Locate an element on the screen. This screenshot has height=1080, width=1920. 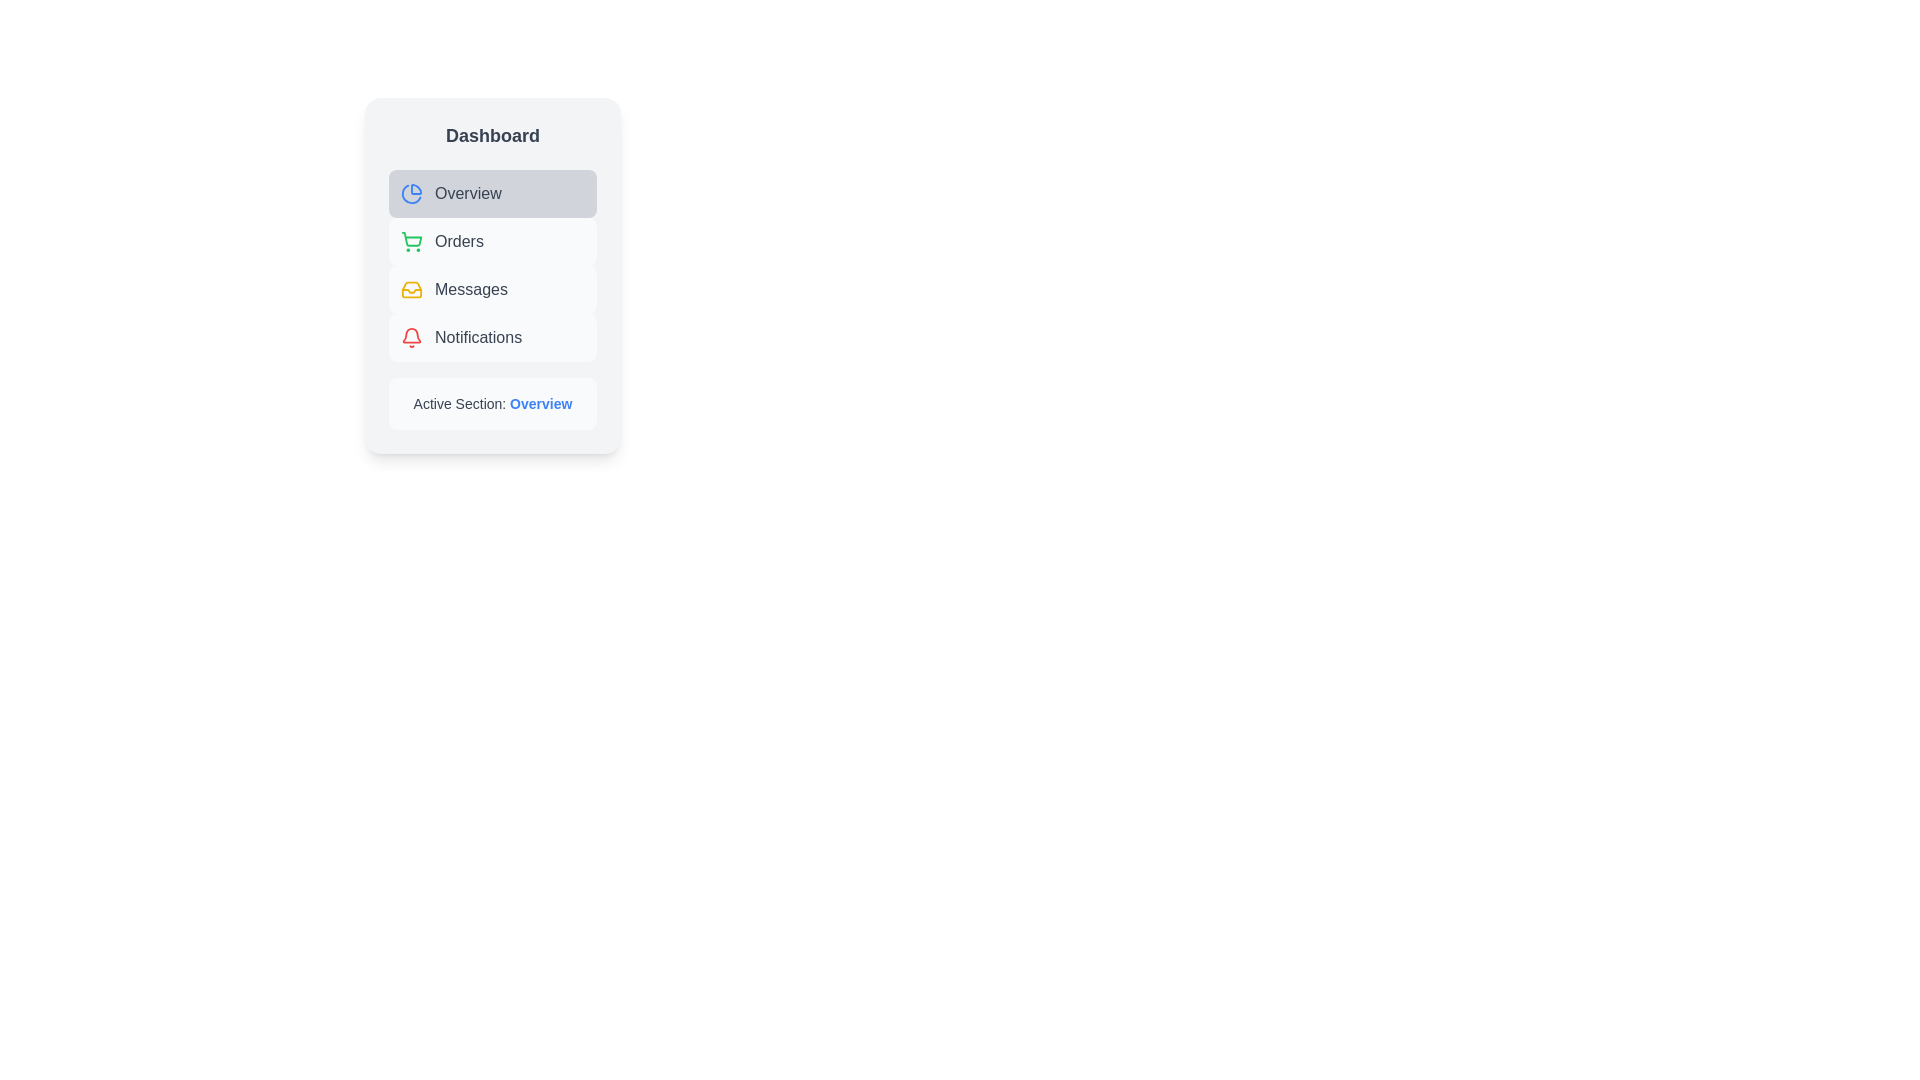
the menu item labeled Overview is located at coordinates (493, 193).